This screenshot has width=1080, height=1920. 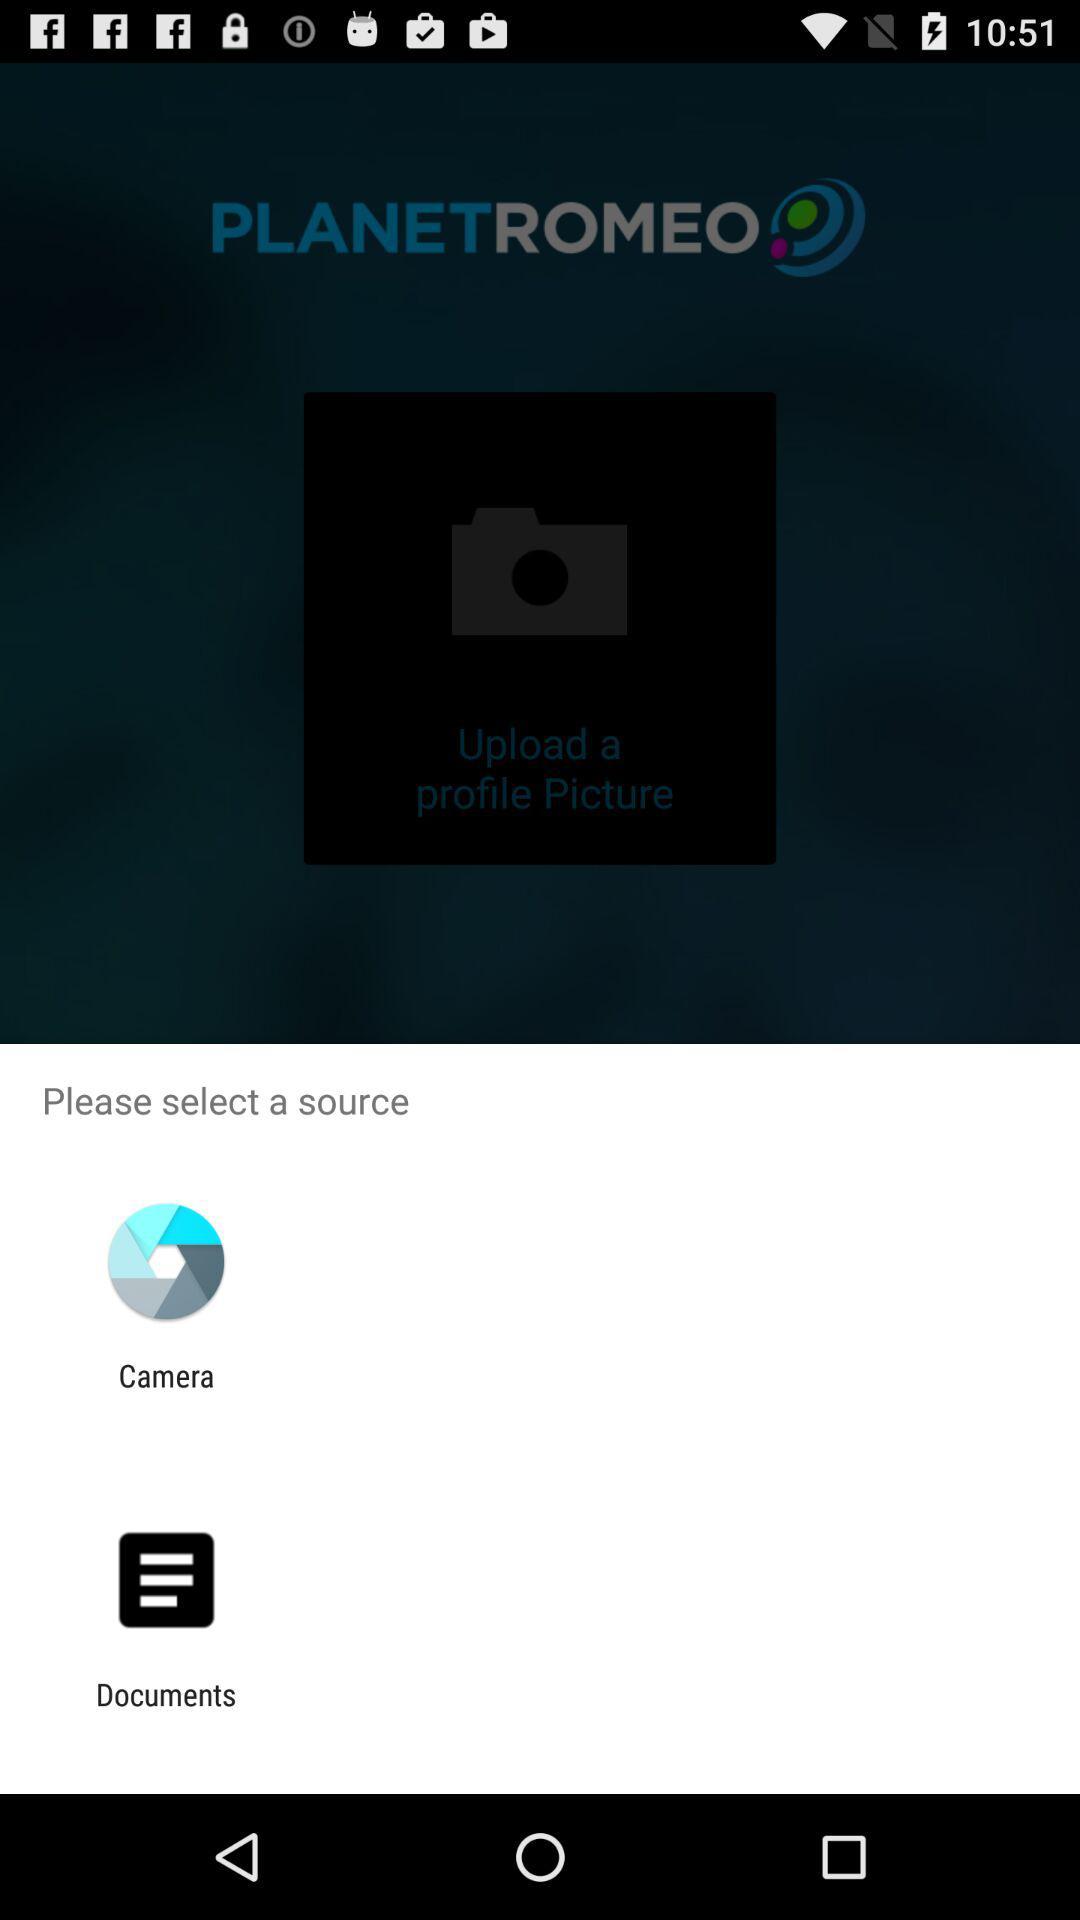 What do you see at coordinates (165, 1392) in the screenshot?
I see `camera icon` at bounding box center [165, 1392].